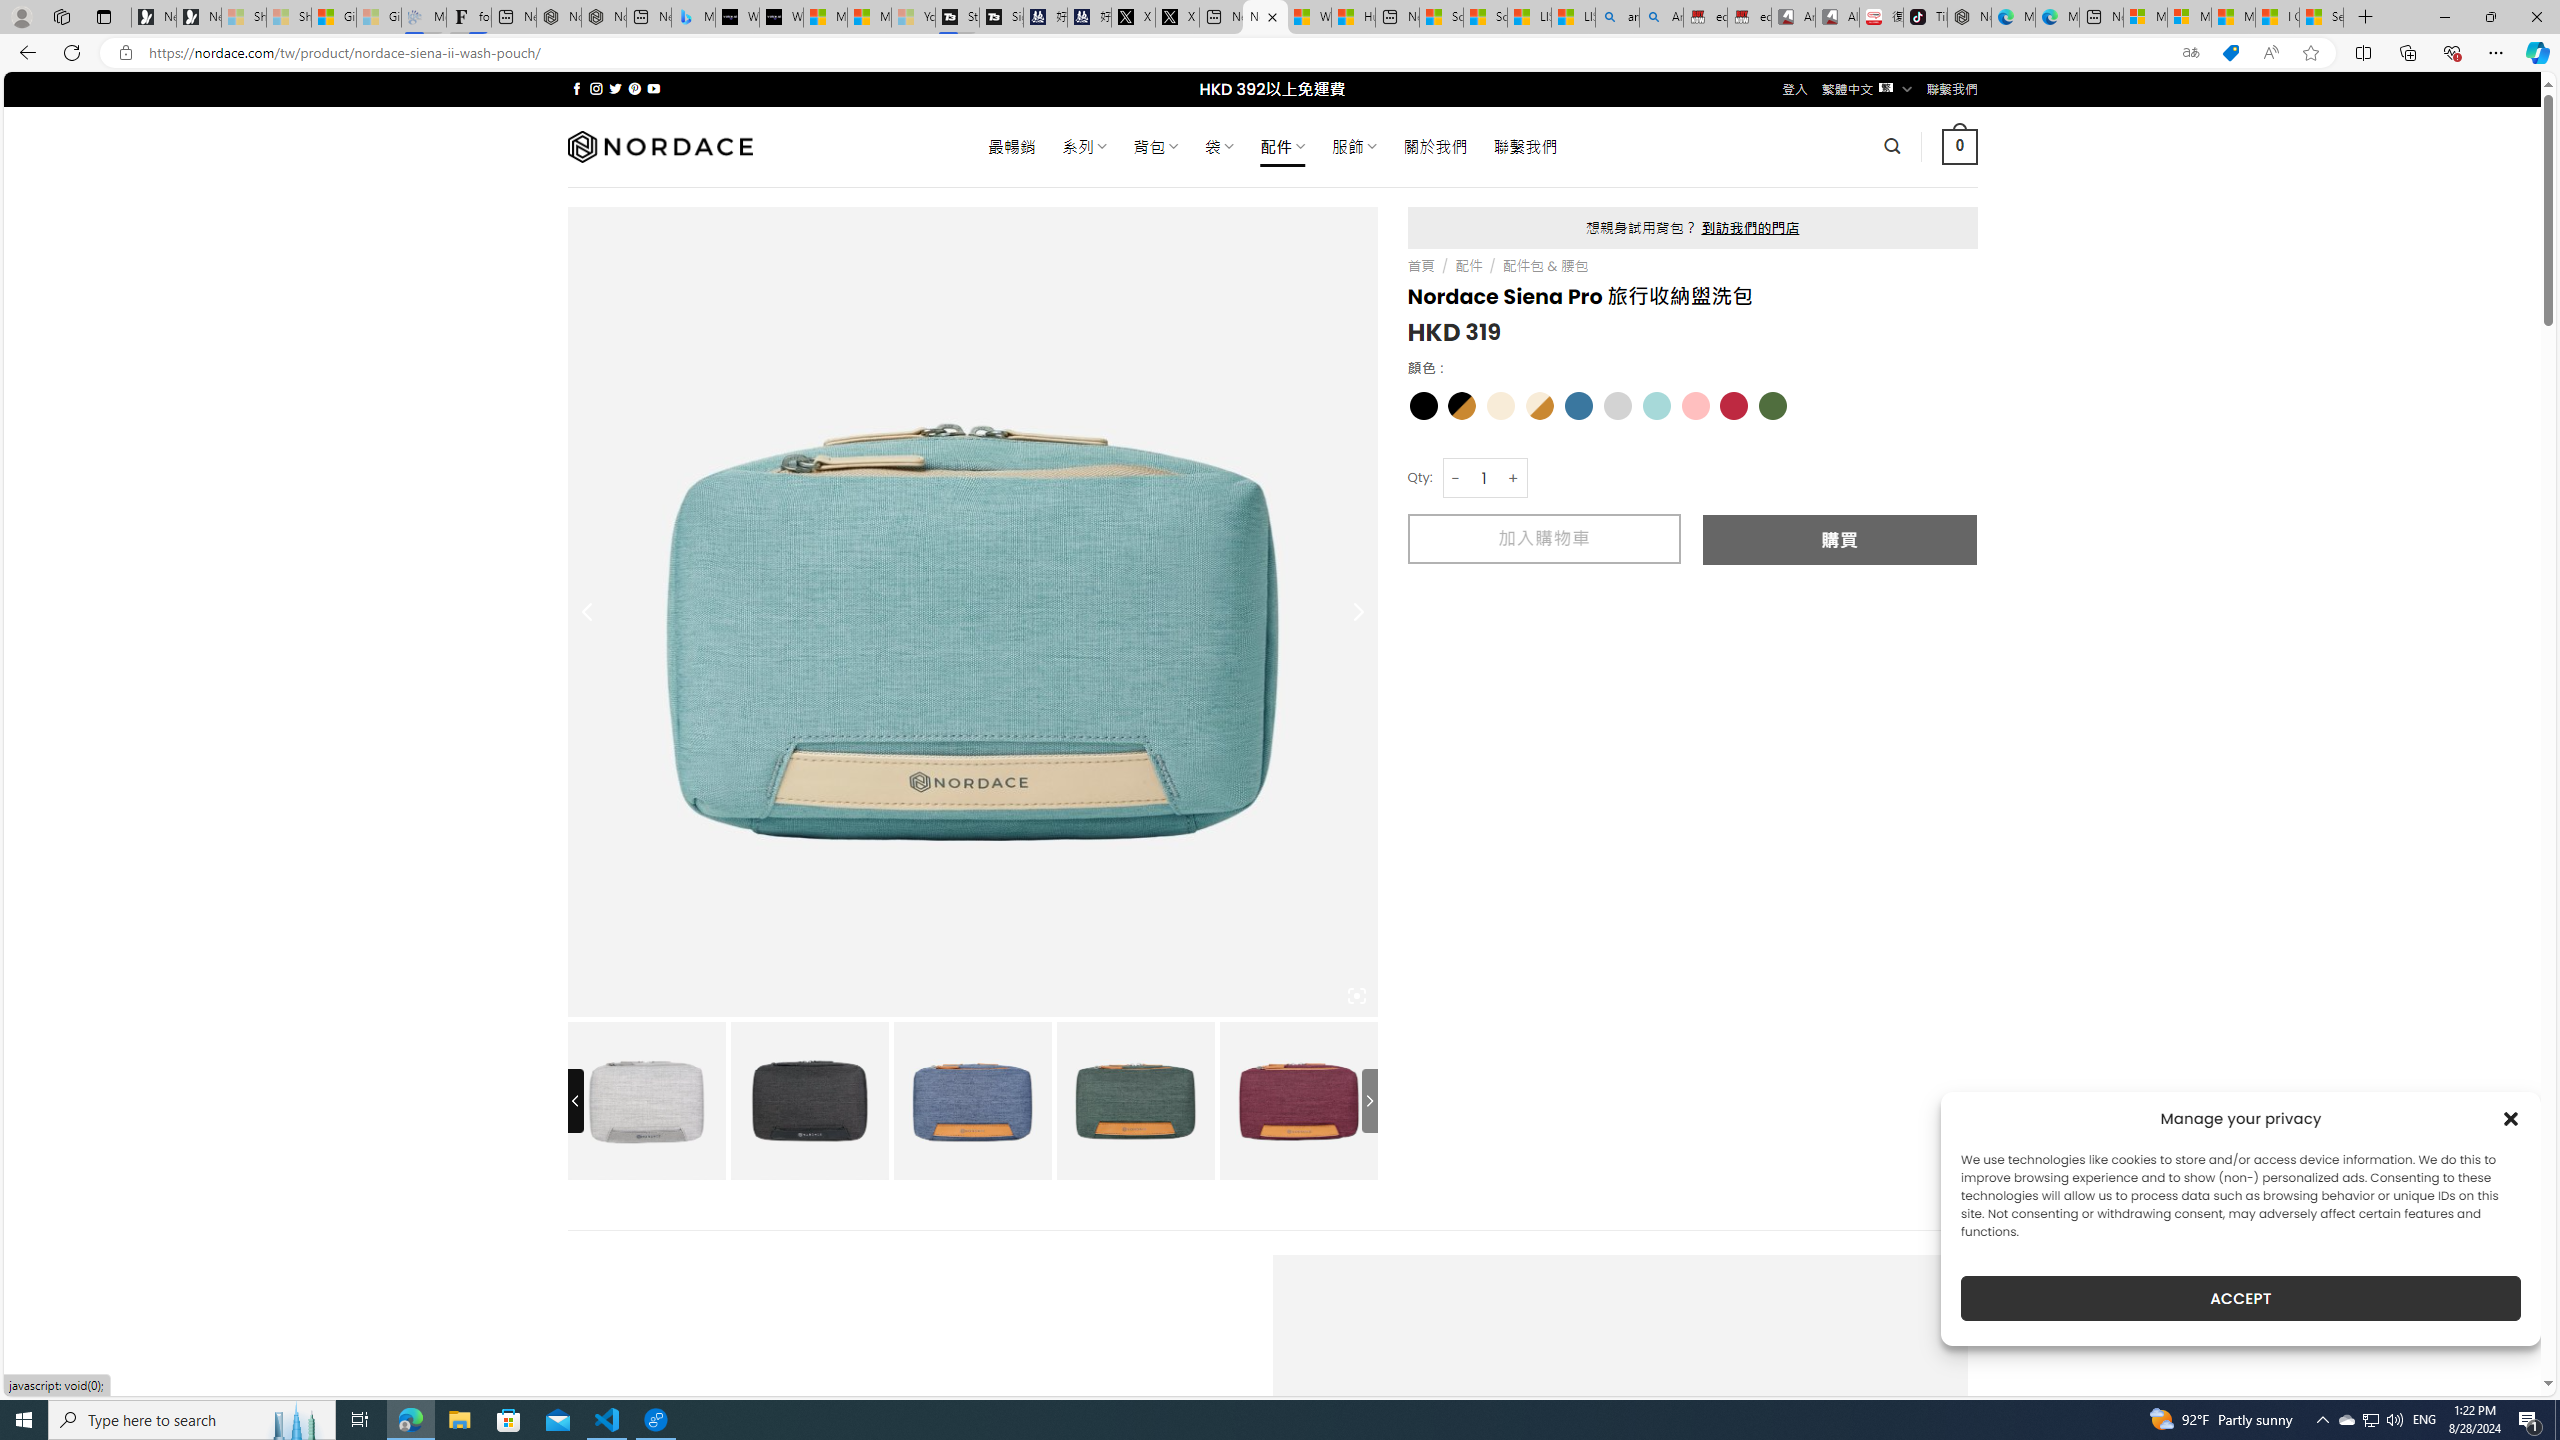 The width and height of the screenshot is (2560, 1440). What do you see at coordinates (1617, 16) in the screenshot?
I see `'amazon - Search'` at bounding box center [1617, 16].